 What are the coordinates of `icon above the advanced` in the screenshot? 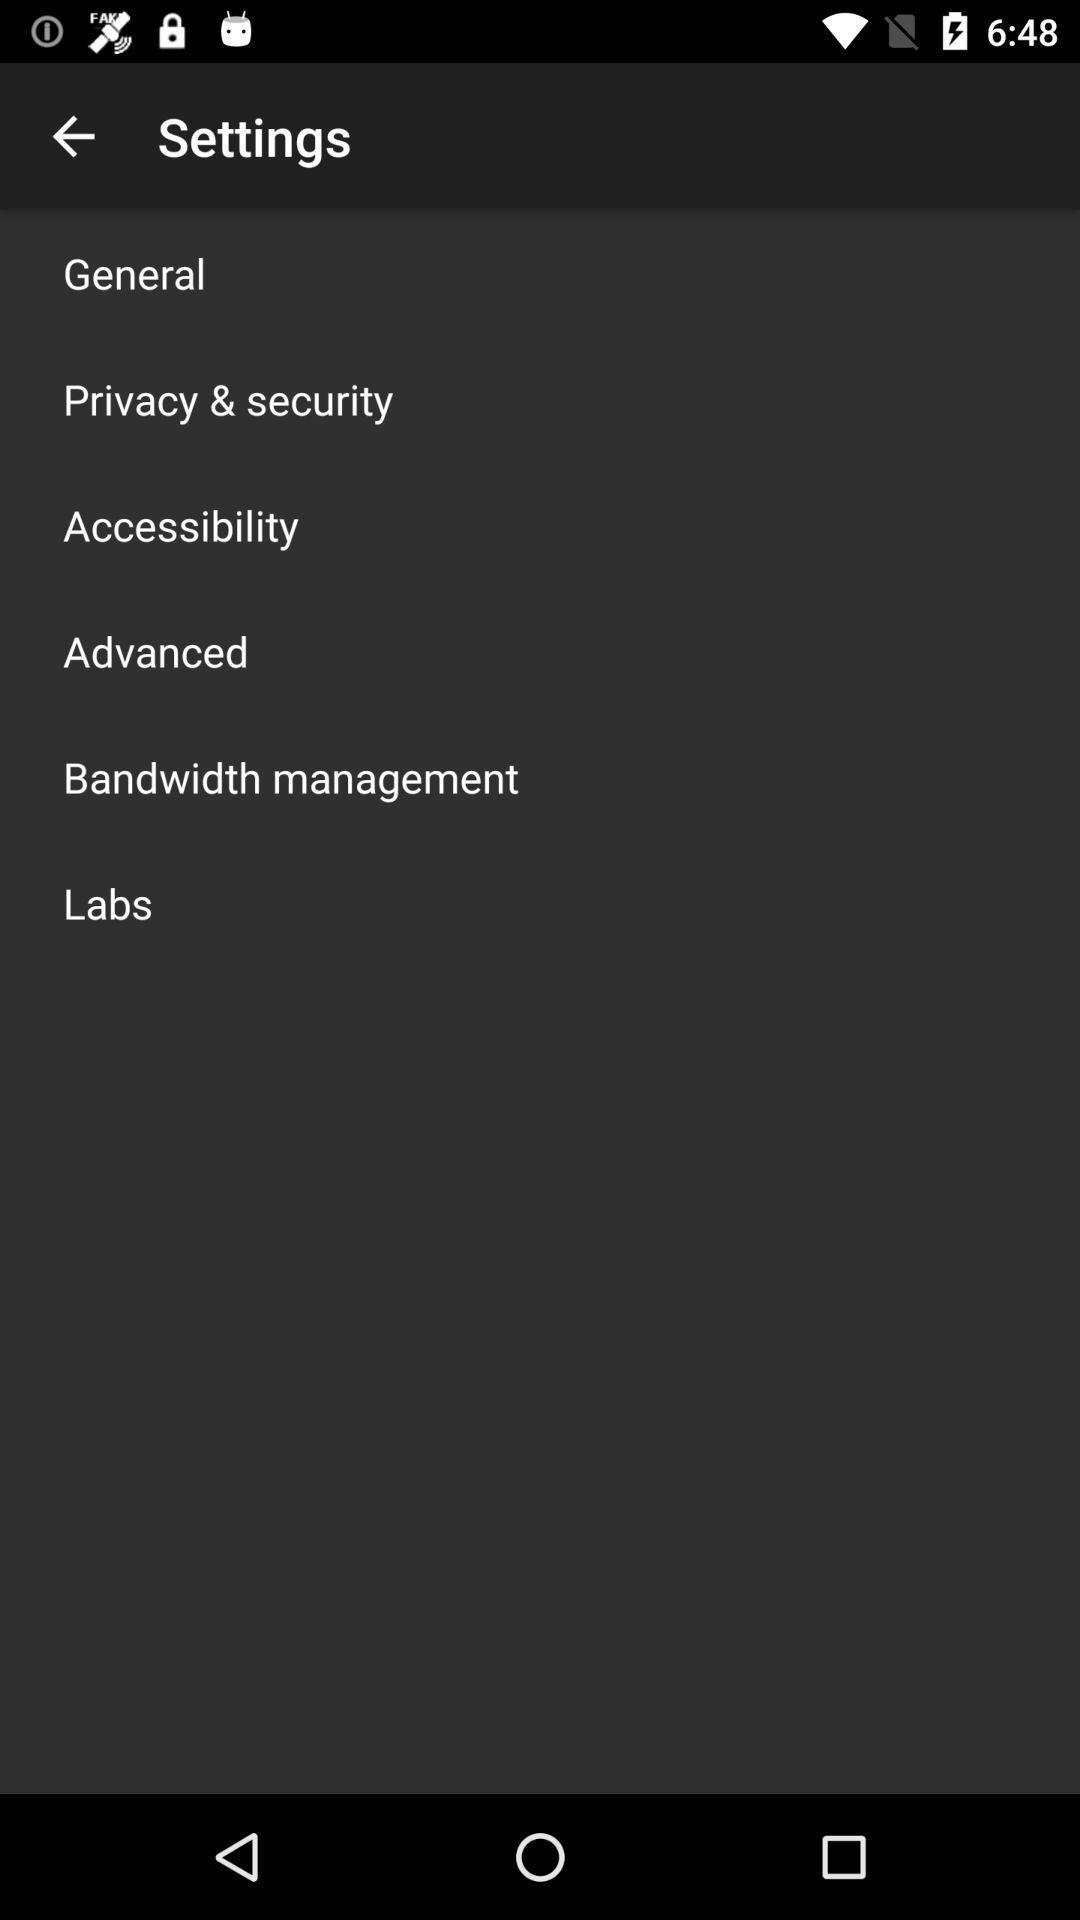 It's located at (181, 524).